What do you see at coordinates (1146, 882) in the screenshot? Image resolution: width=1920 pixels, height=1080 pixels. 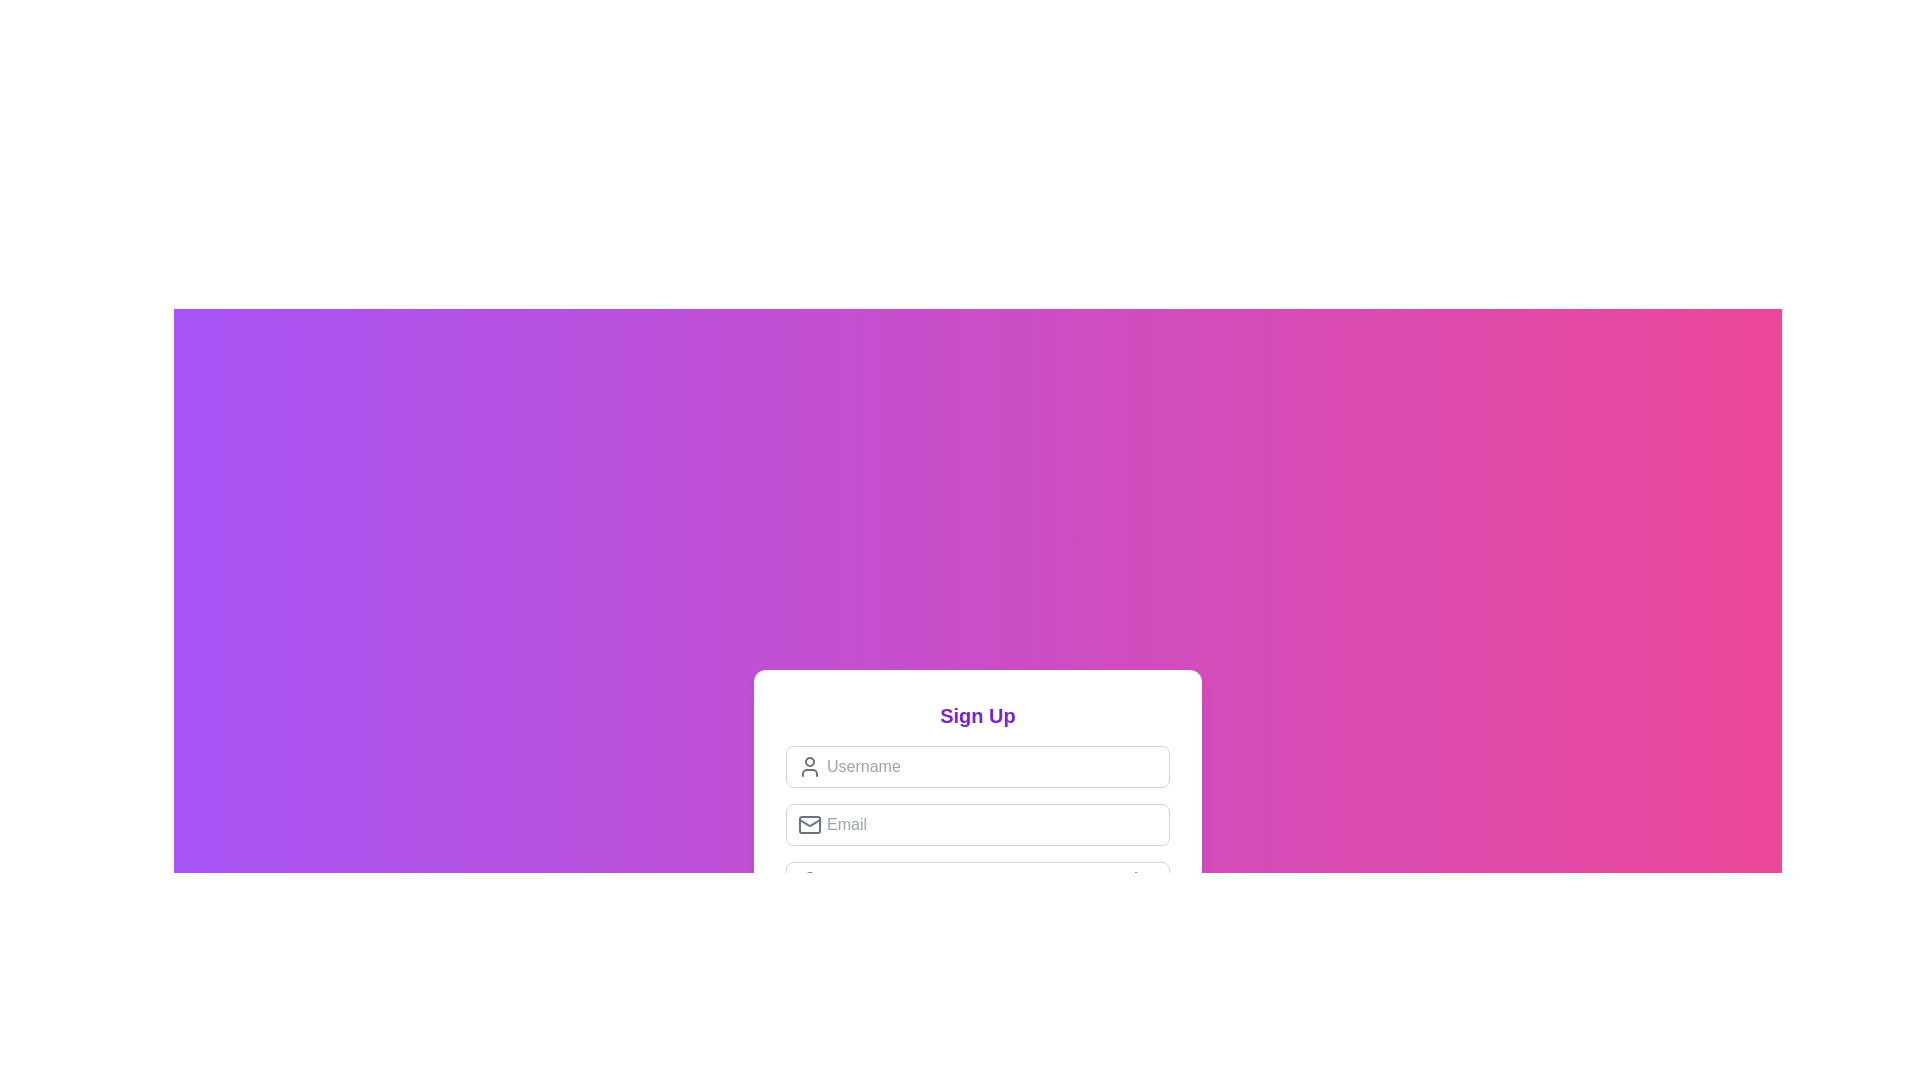 I see `the button located at the far right of the password input field` at bounding box center [1146, 882].